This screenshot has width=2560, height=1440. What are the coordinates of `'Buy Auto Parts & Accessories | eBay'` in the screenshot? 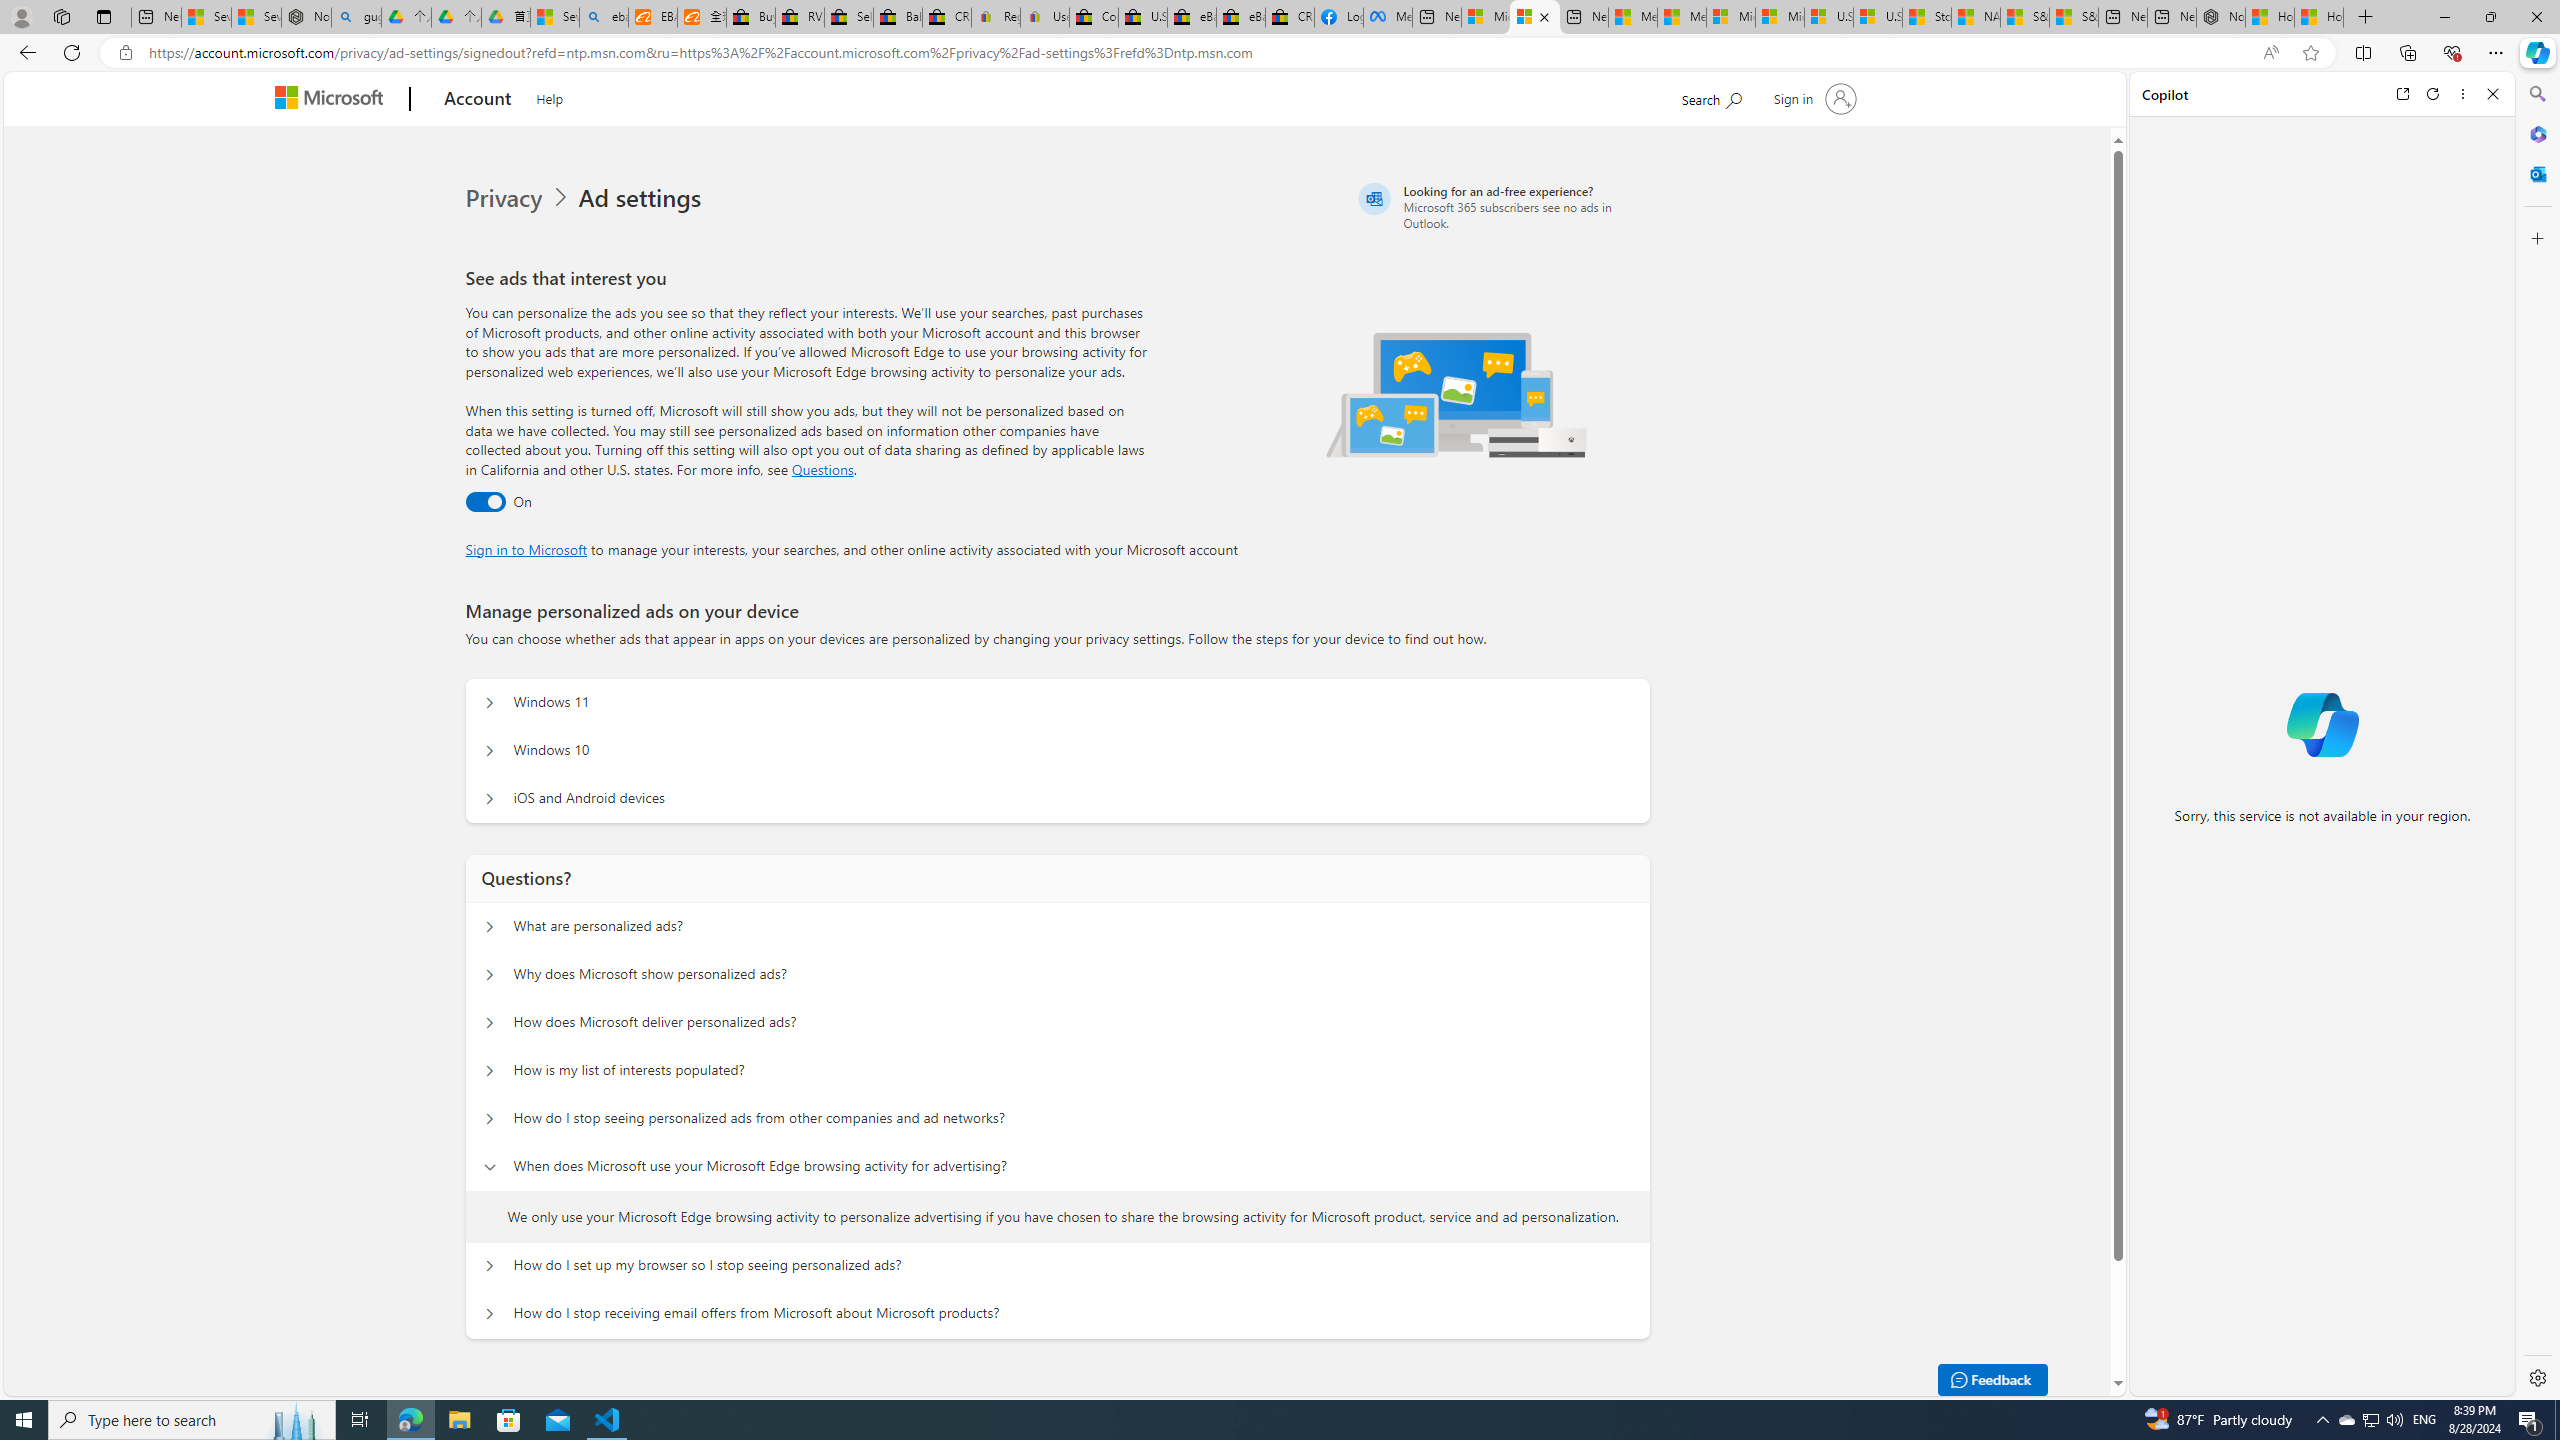 It's located at (750, 16).